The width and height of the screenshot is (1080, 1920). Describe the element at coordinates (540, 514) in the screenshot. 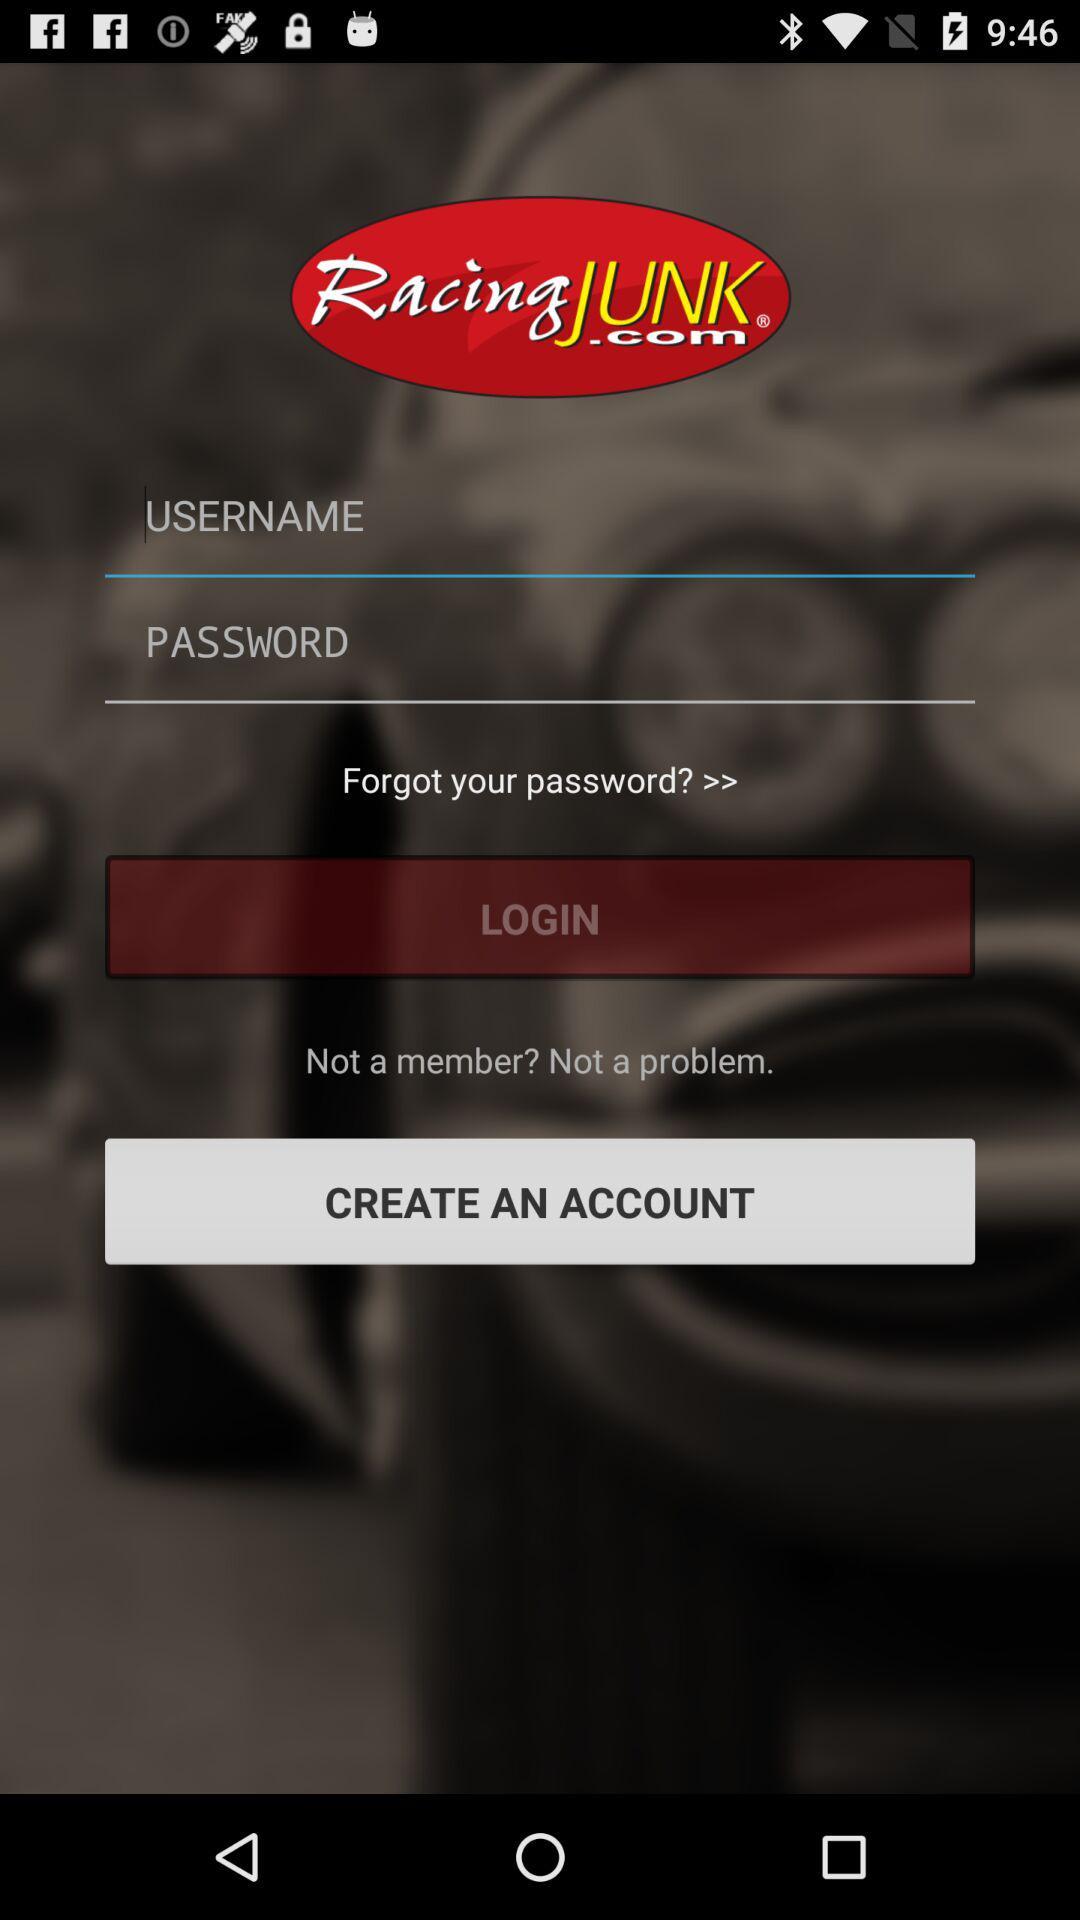

I see `username` at that location.